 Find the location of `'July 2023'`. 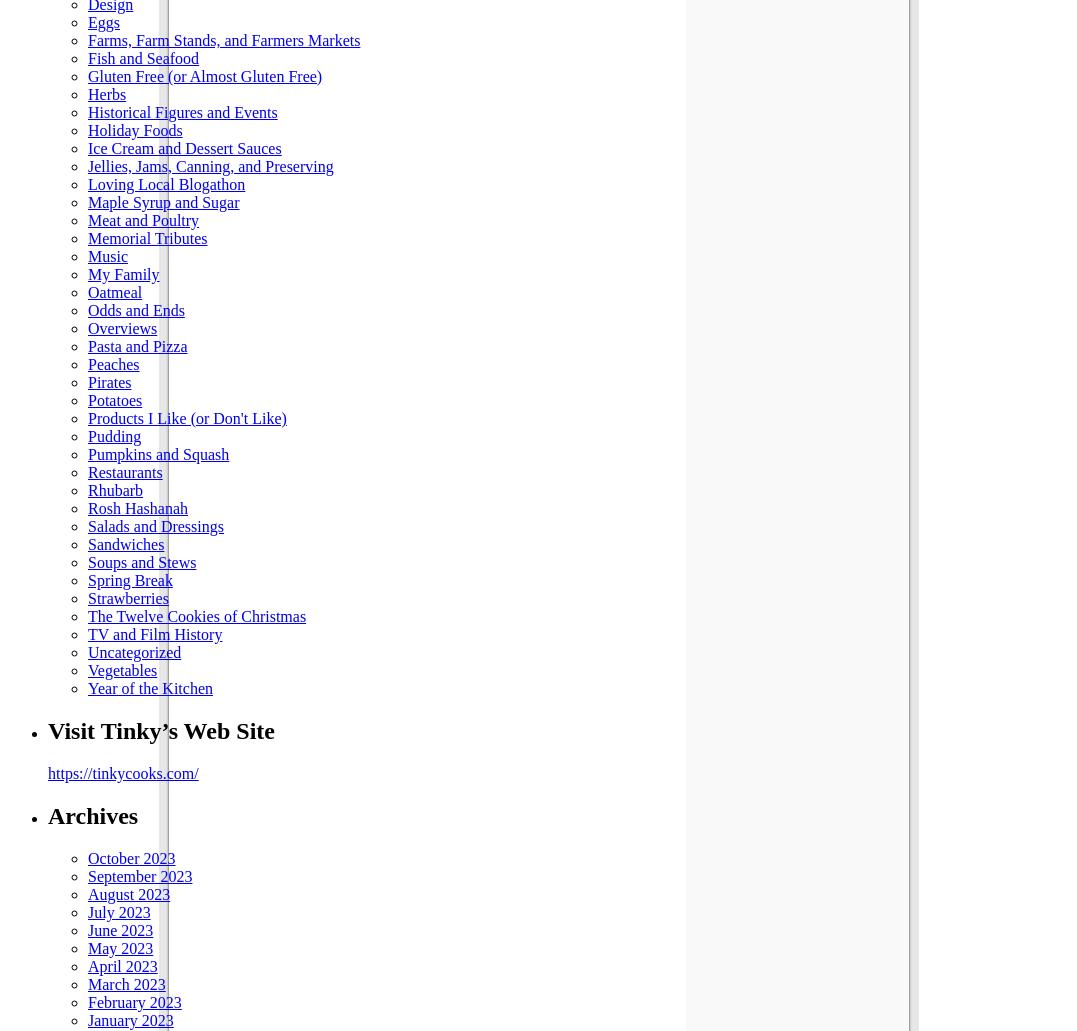

'July 2023' is located at coordinates (118, 911).